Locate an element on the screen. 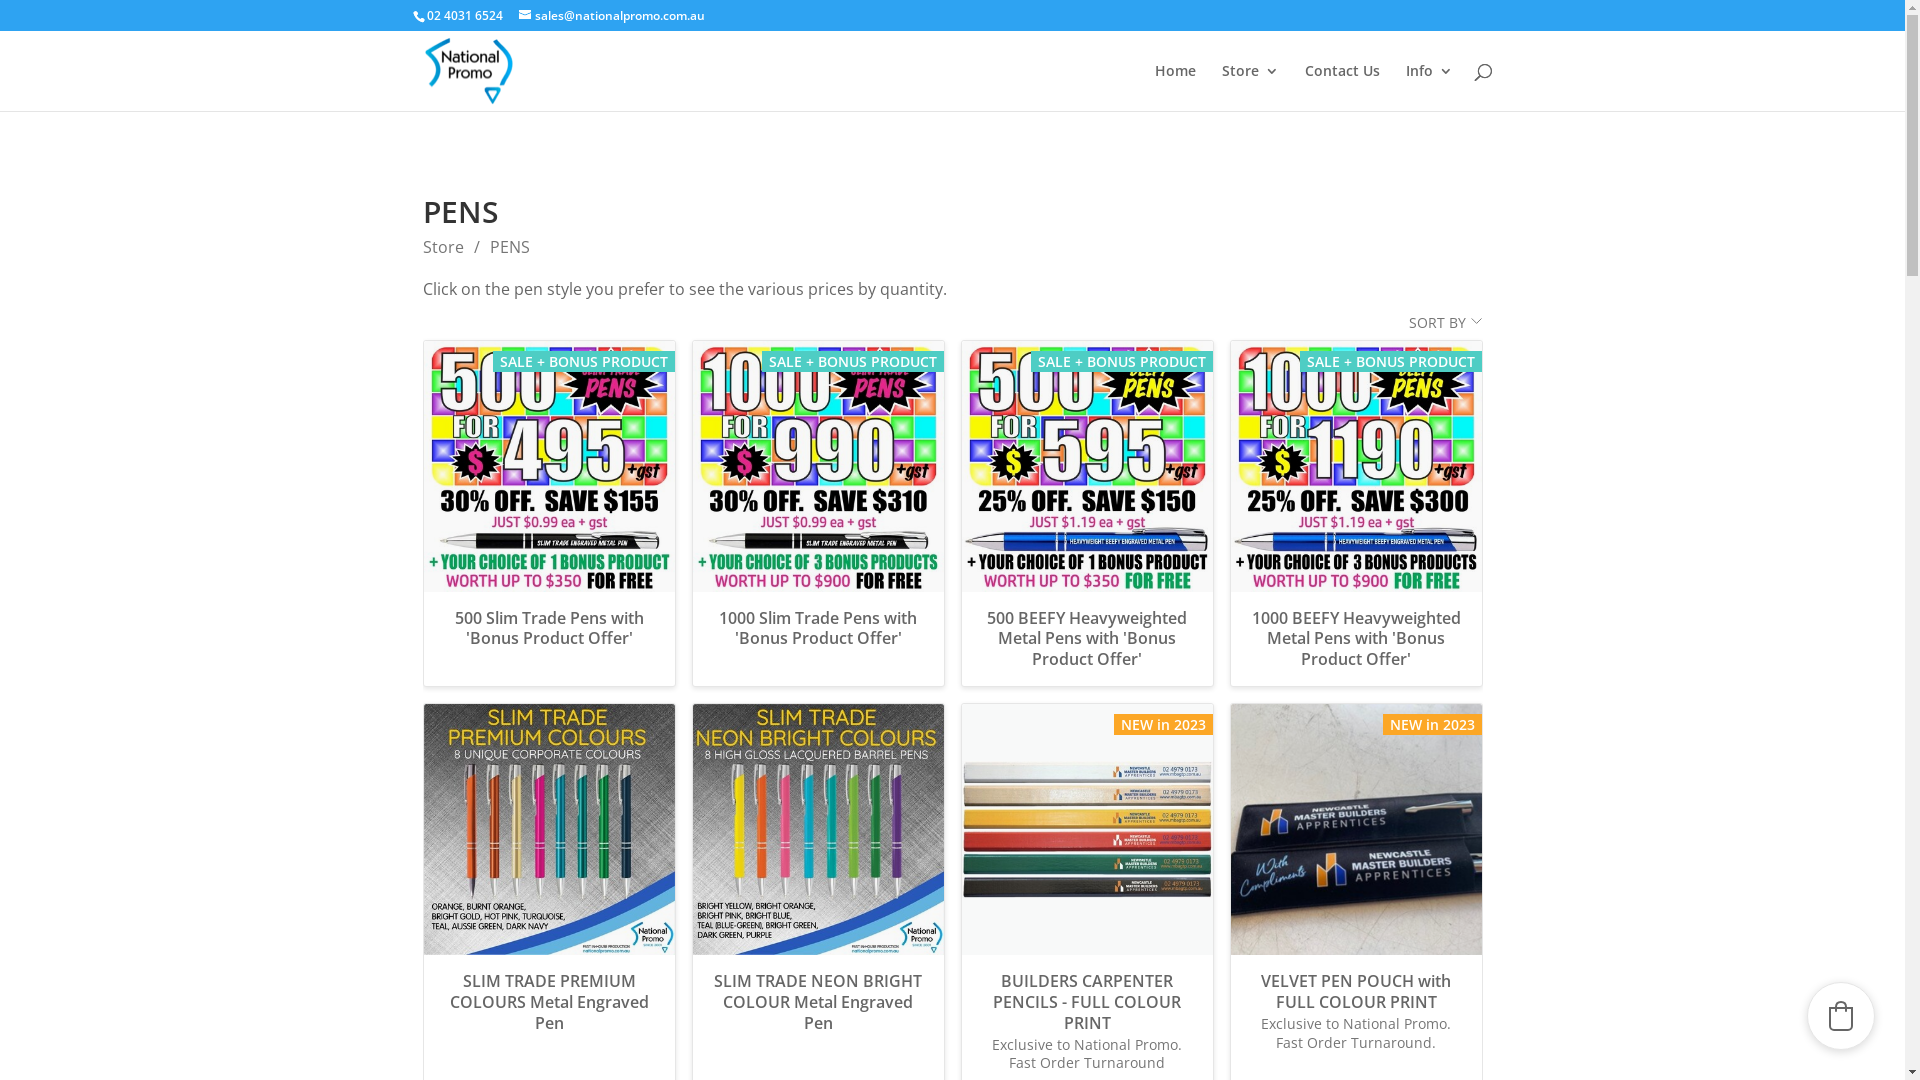 This screenshot has width=1920, height=1080. 'BUILDERS CARPENTER PENCILS - FULL COLOUR PRINT' is located at coordinates (1086, 1002).